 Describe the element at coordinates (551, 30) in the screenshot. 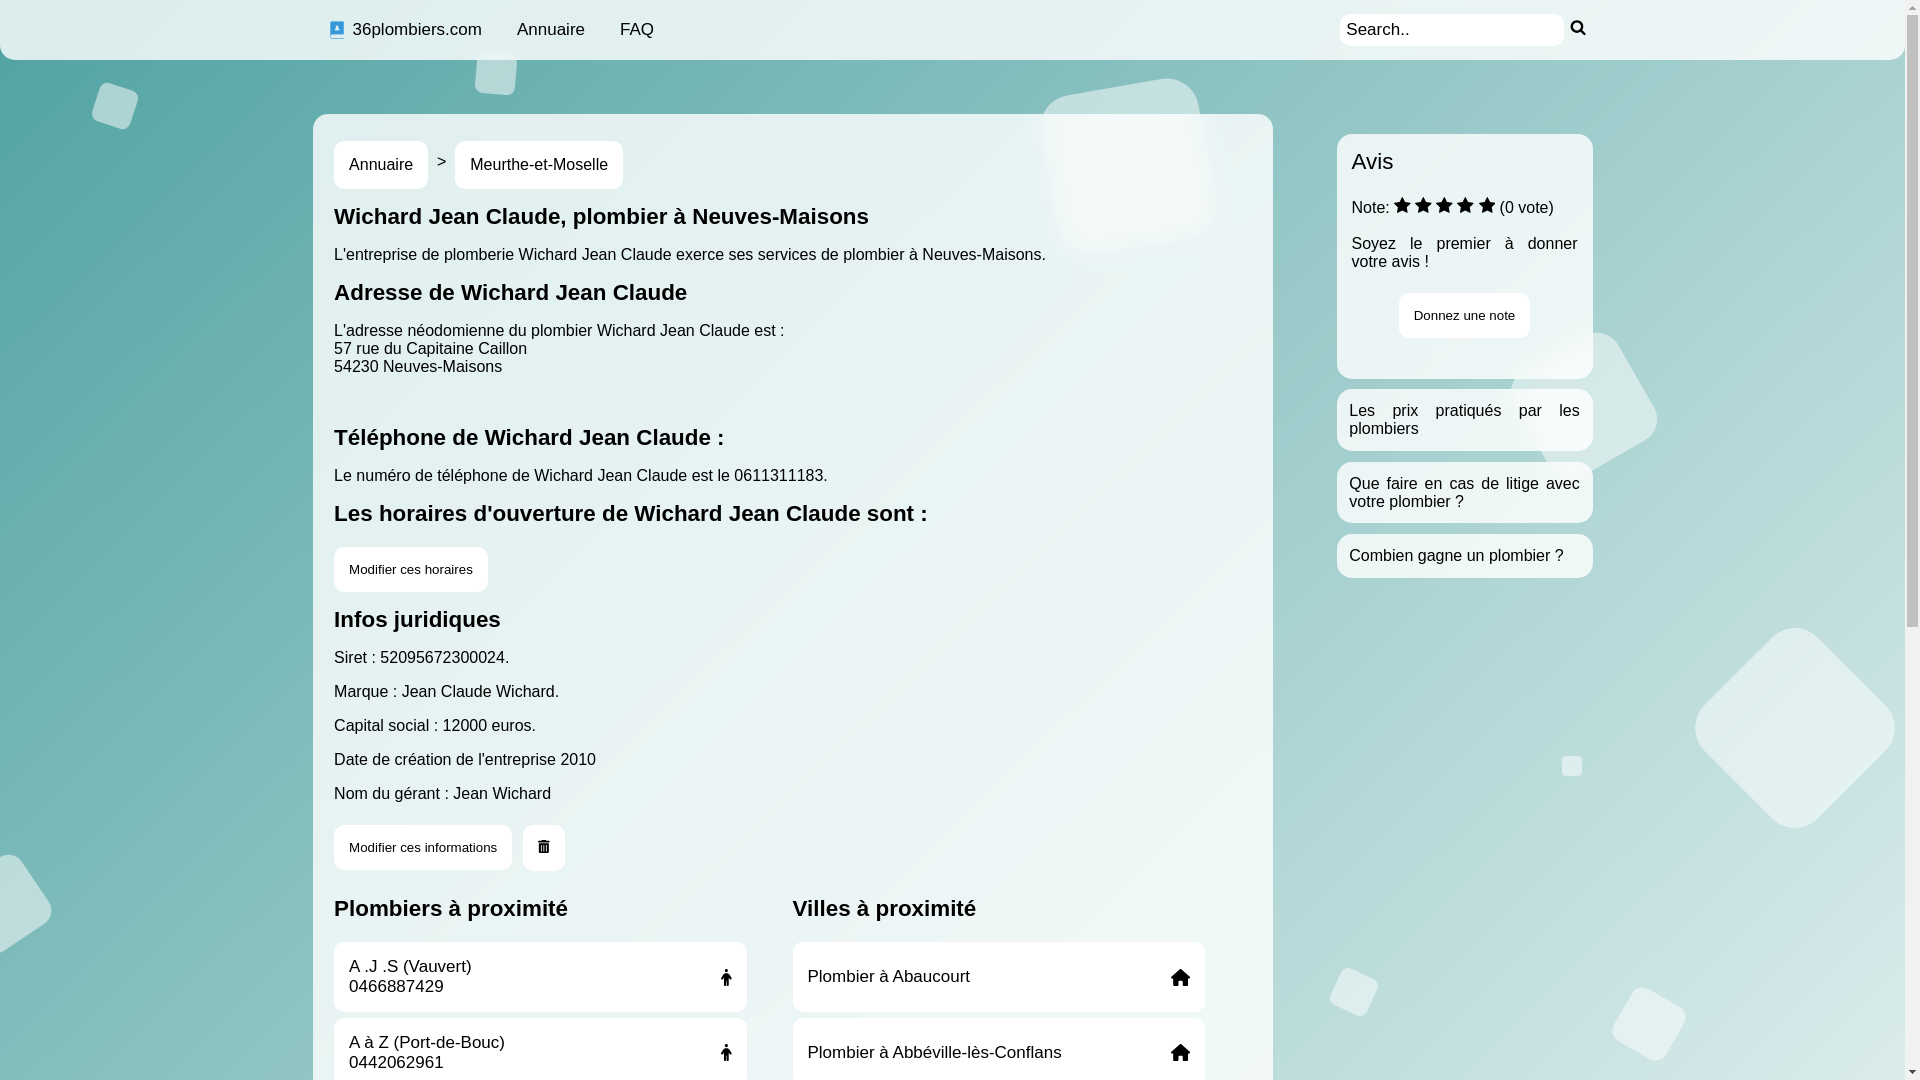

I see `'Annuaire'` at that location.